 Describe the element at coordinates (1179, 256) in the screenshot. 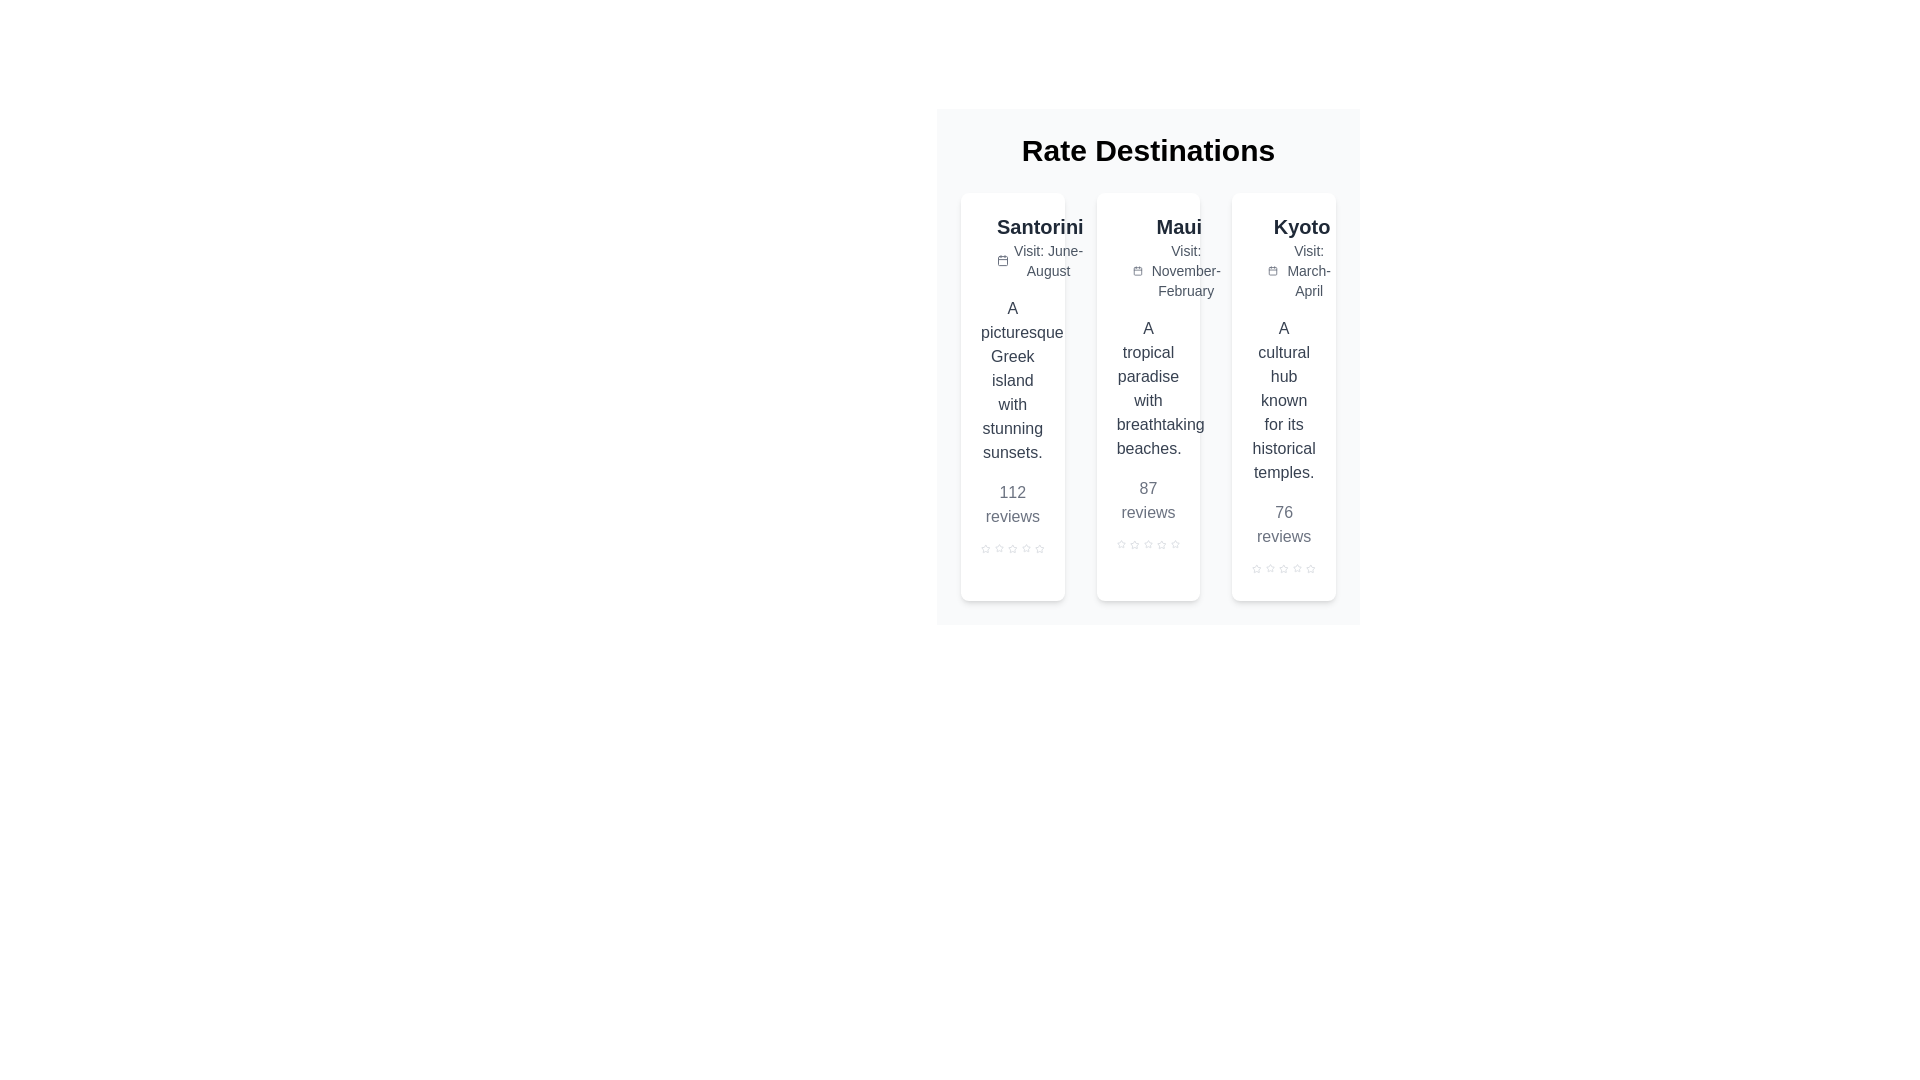

I see `the label that provides information about the travel destination, positioned between 'Santorini' and 'Kyoto'` at that location.